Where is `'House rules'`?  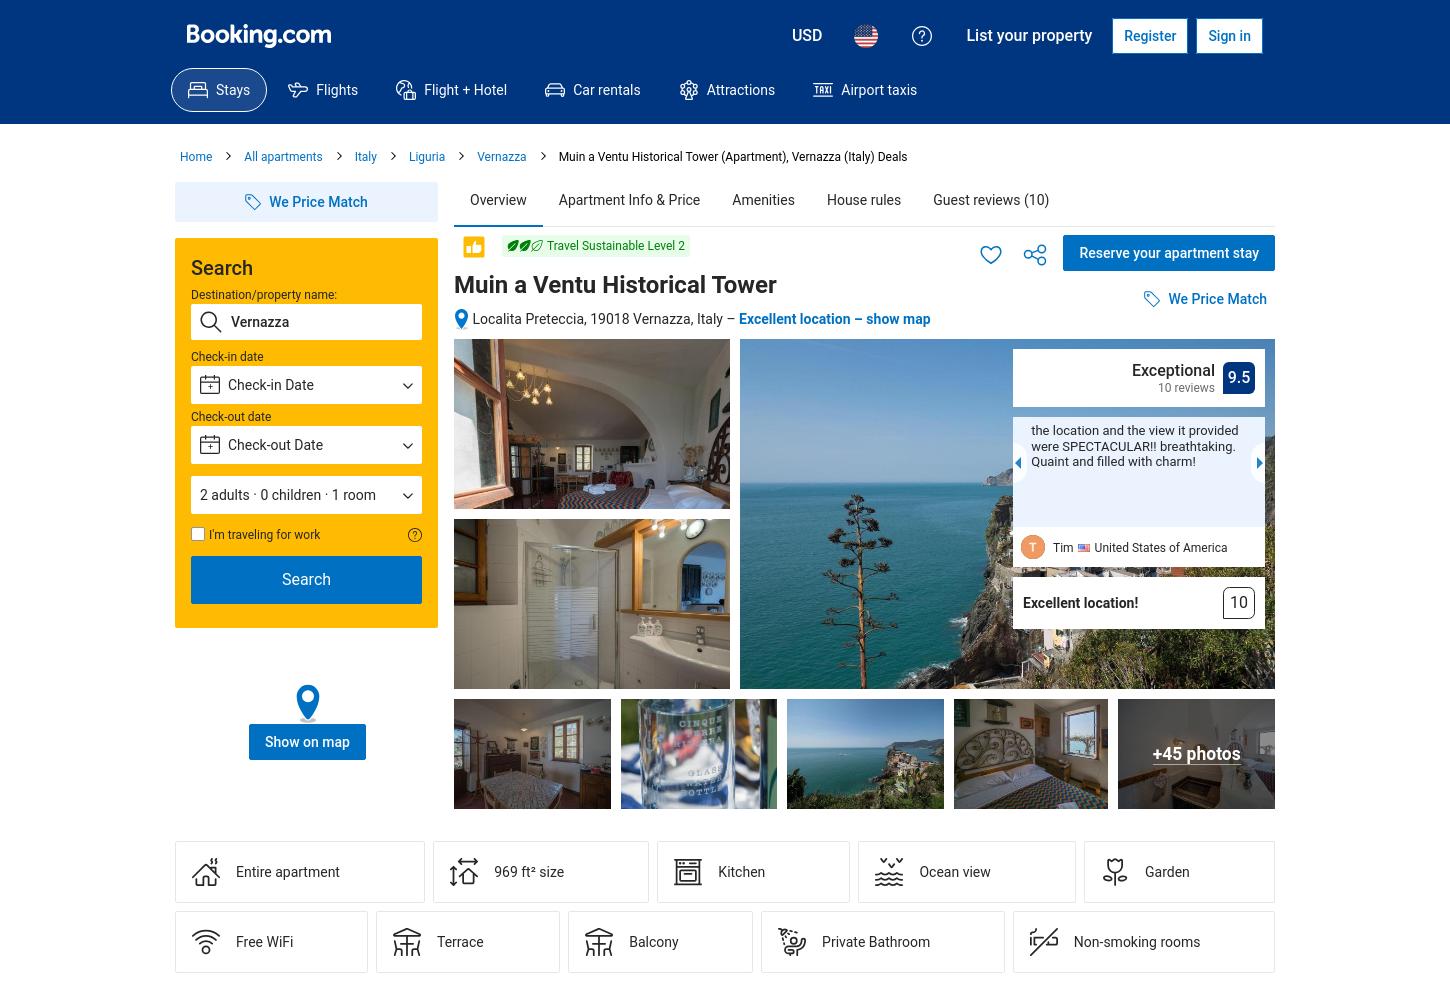
'House rules' is located at coordinates (862, 198).